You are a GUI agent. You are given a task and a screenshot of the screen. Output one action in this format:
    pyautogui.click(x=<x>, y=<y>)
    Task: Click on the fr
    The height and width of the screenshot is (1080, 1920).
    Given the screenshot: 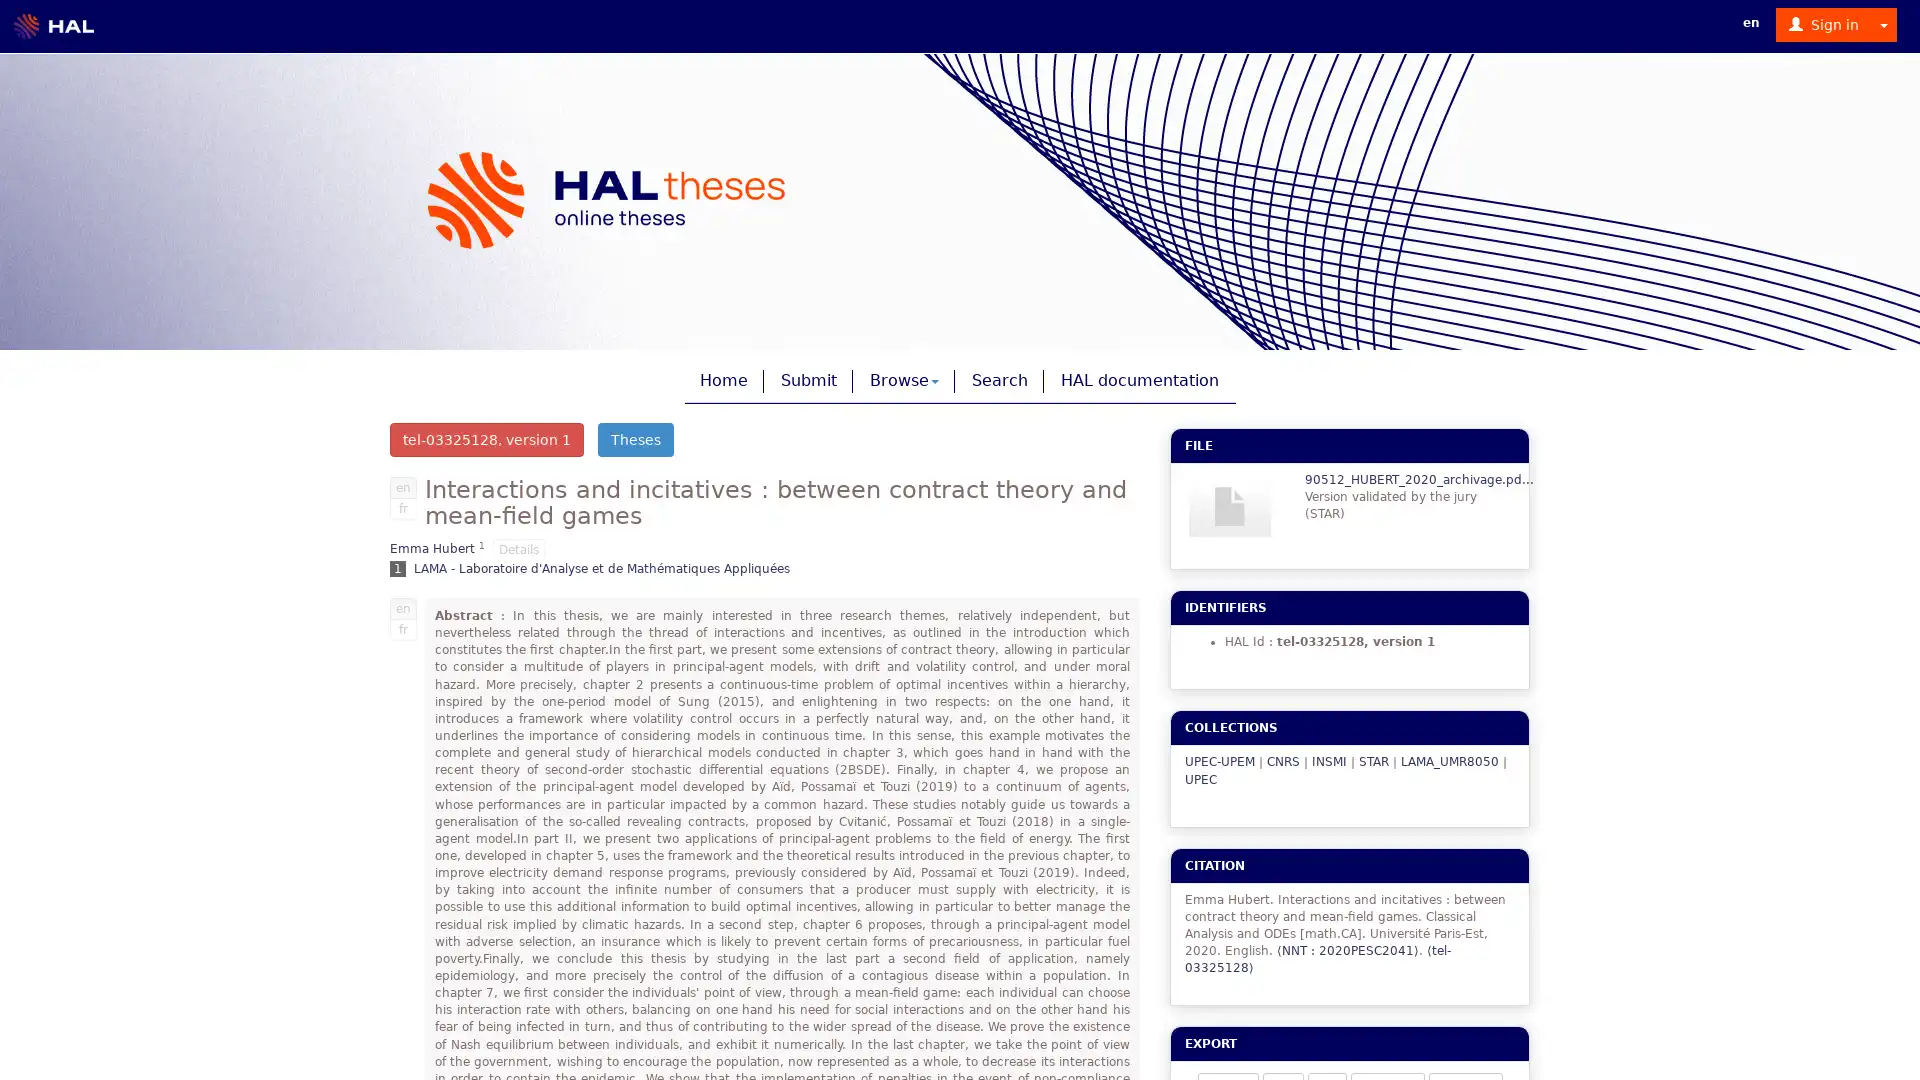 What is the action you would take?
    pyautogui.click(x=402, y=507)
    